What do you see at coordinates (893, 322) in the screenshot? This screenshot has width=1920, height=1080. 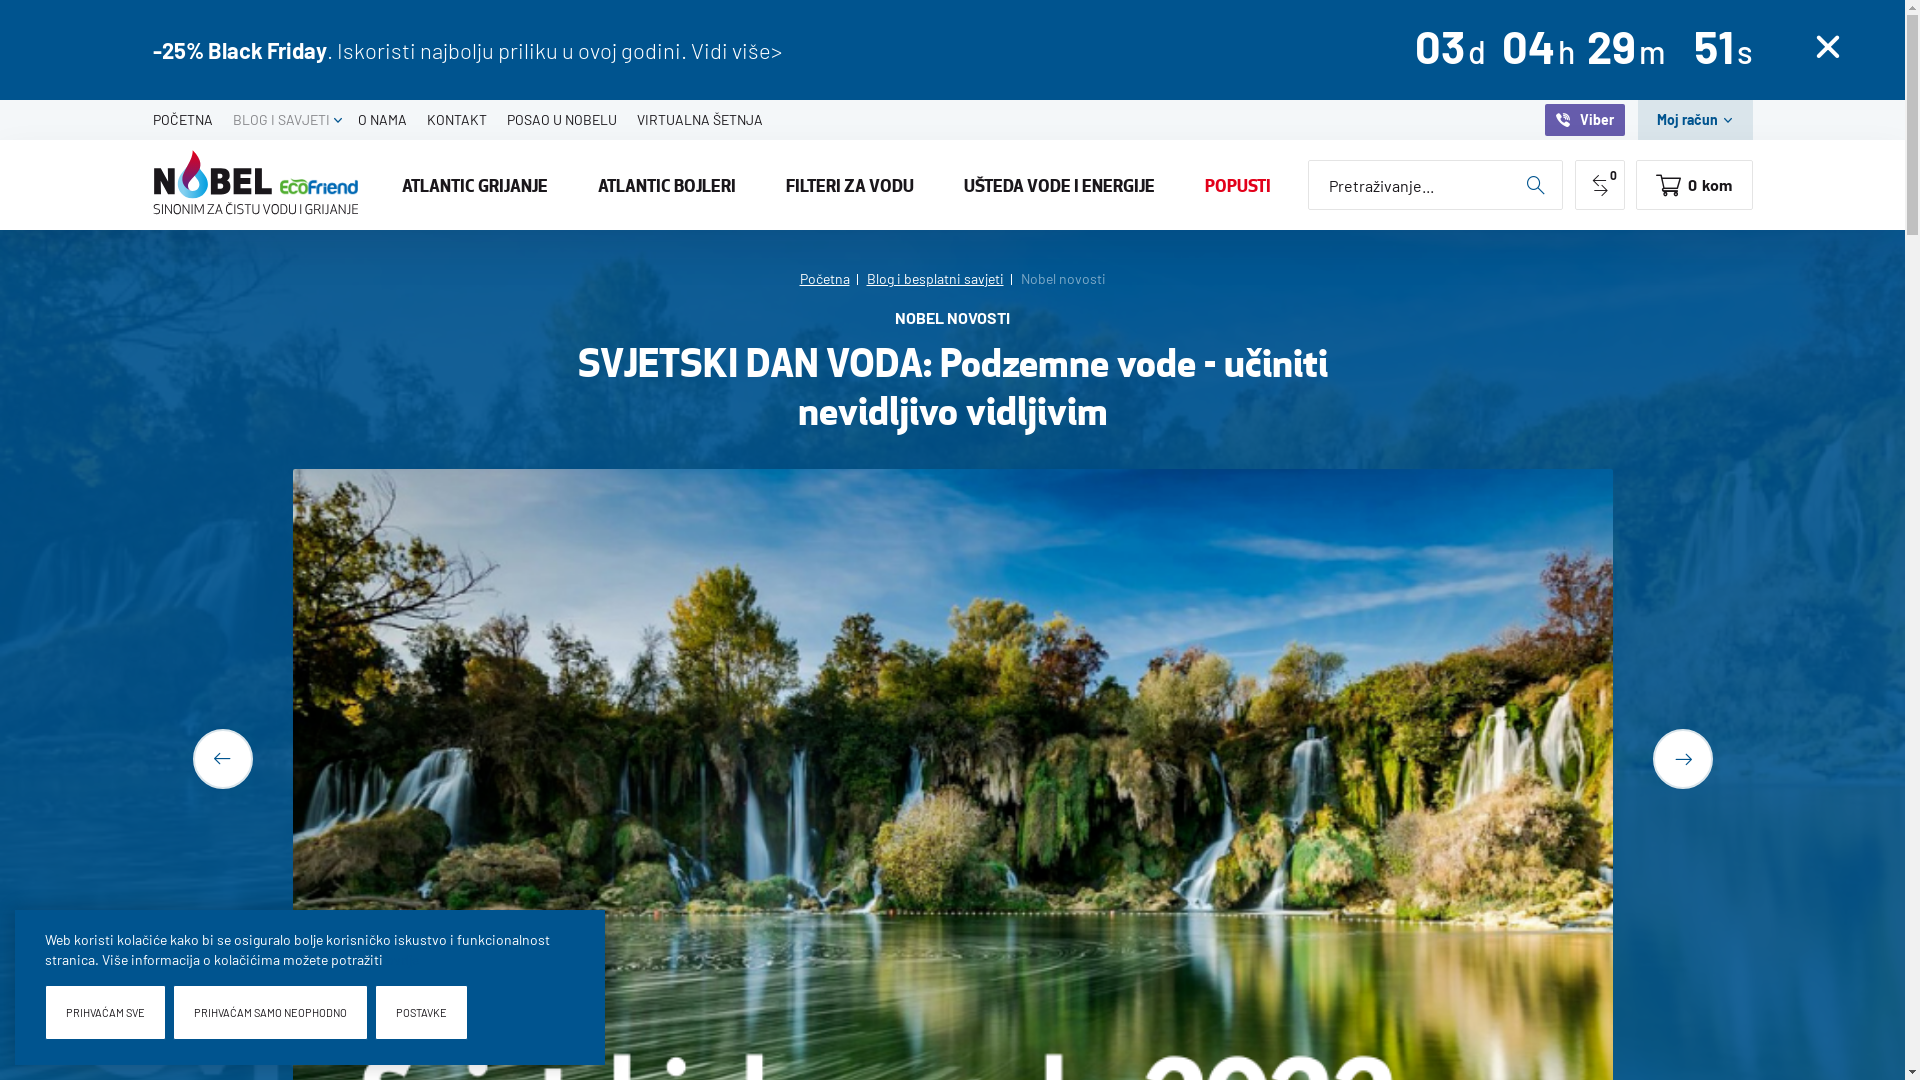 I see `'NOBEL NOVOSTI'` at bounding box center [893, 322].